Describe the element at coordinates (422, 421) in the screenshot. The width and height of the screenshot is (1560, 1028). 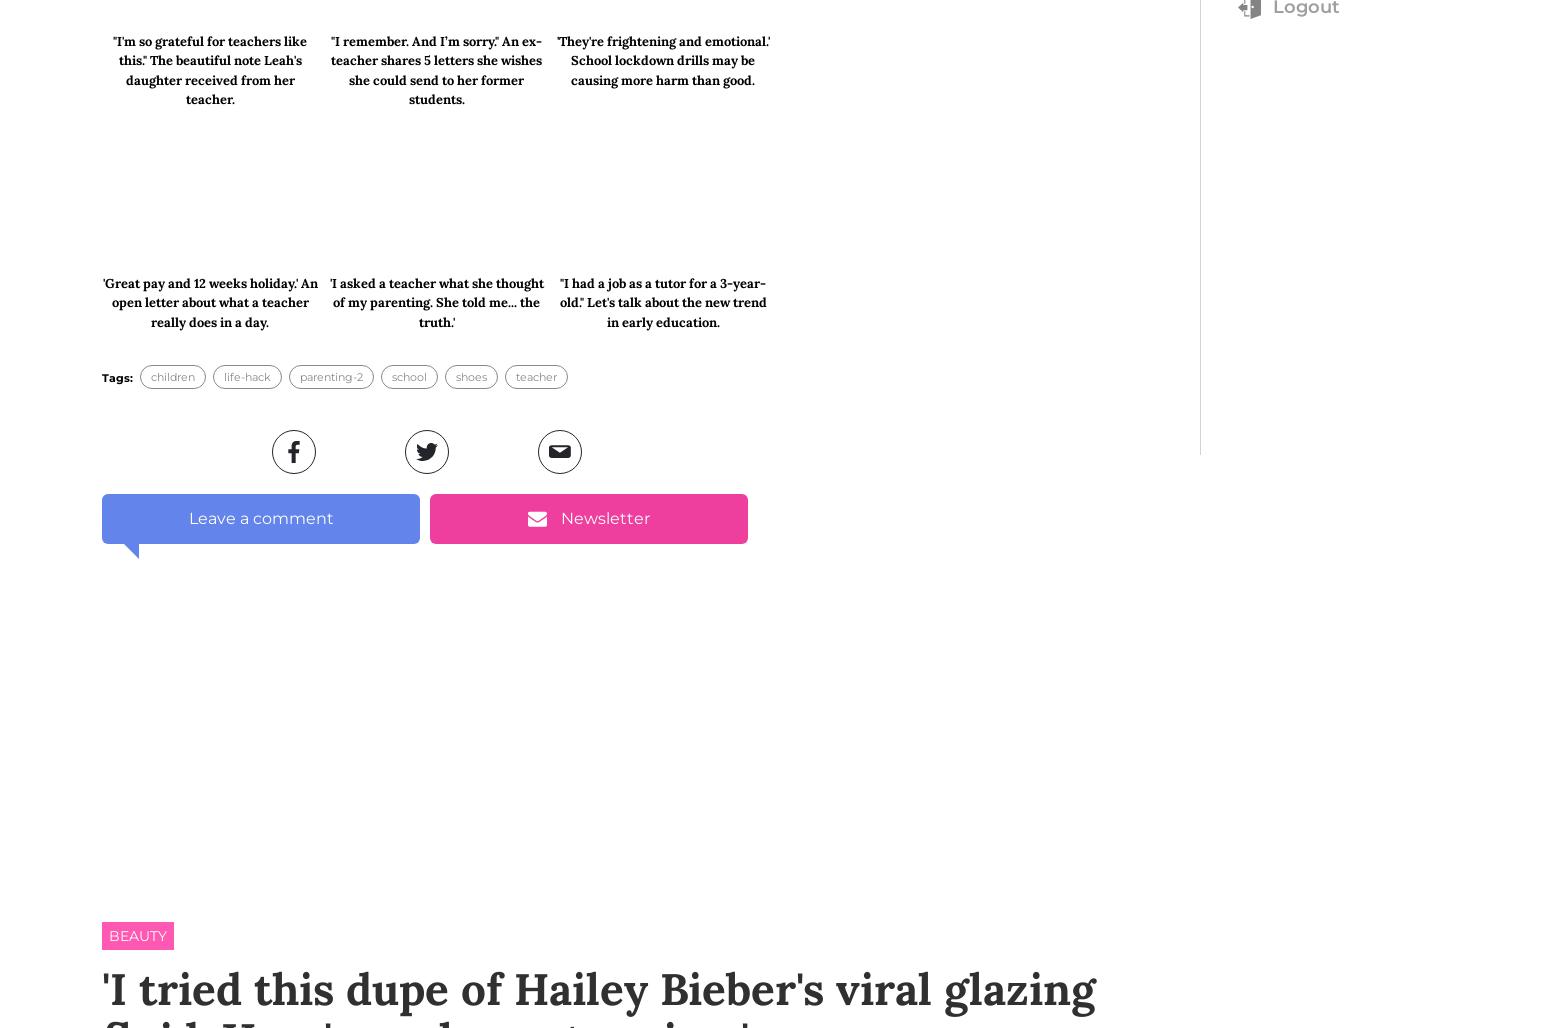
I see `'But chances are, you haven't managed to get your mitts on it - because the brand still doesn't ship to Australia. Sad, we know. But what if we were to tell you there's an Aussie dupe that works the same, if not.... better?'` at that location.